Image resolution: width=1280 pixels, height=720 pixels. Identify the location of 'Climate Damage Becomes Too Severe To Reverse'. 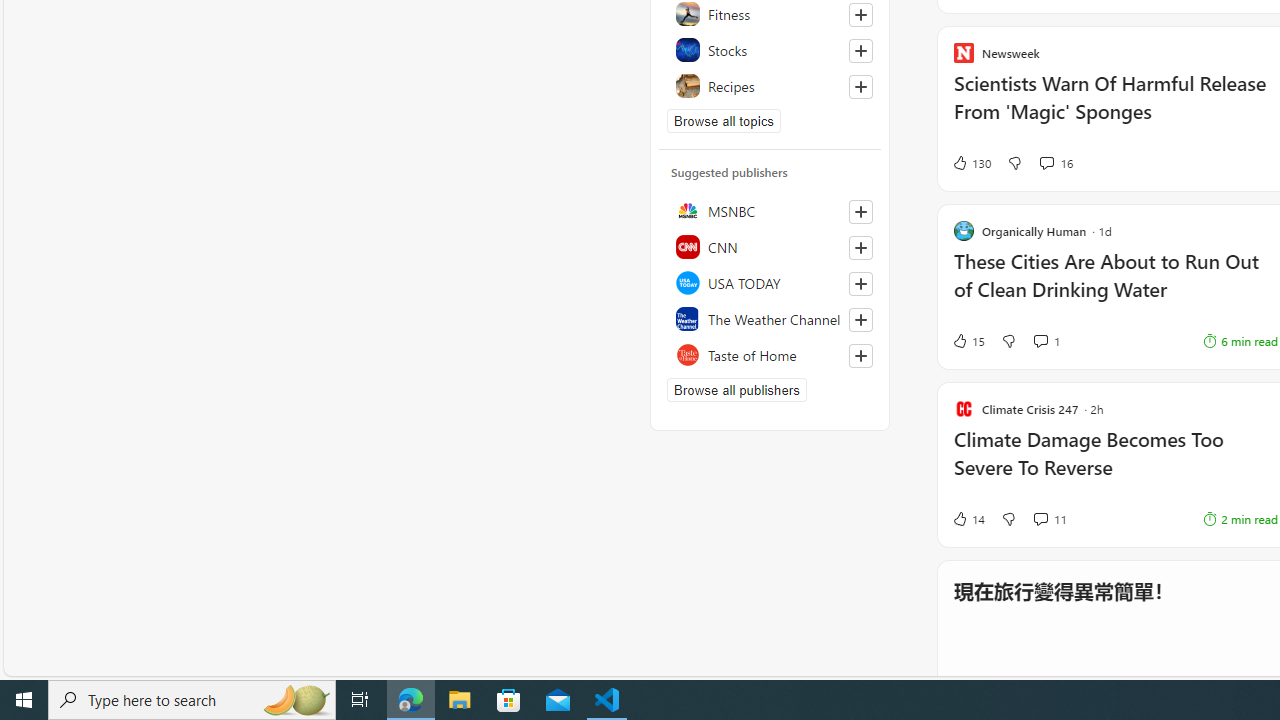
(1114, 464).